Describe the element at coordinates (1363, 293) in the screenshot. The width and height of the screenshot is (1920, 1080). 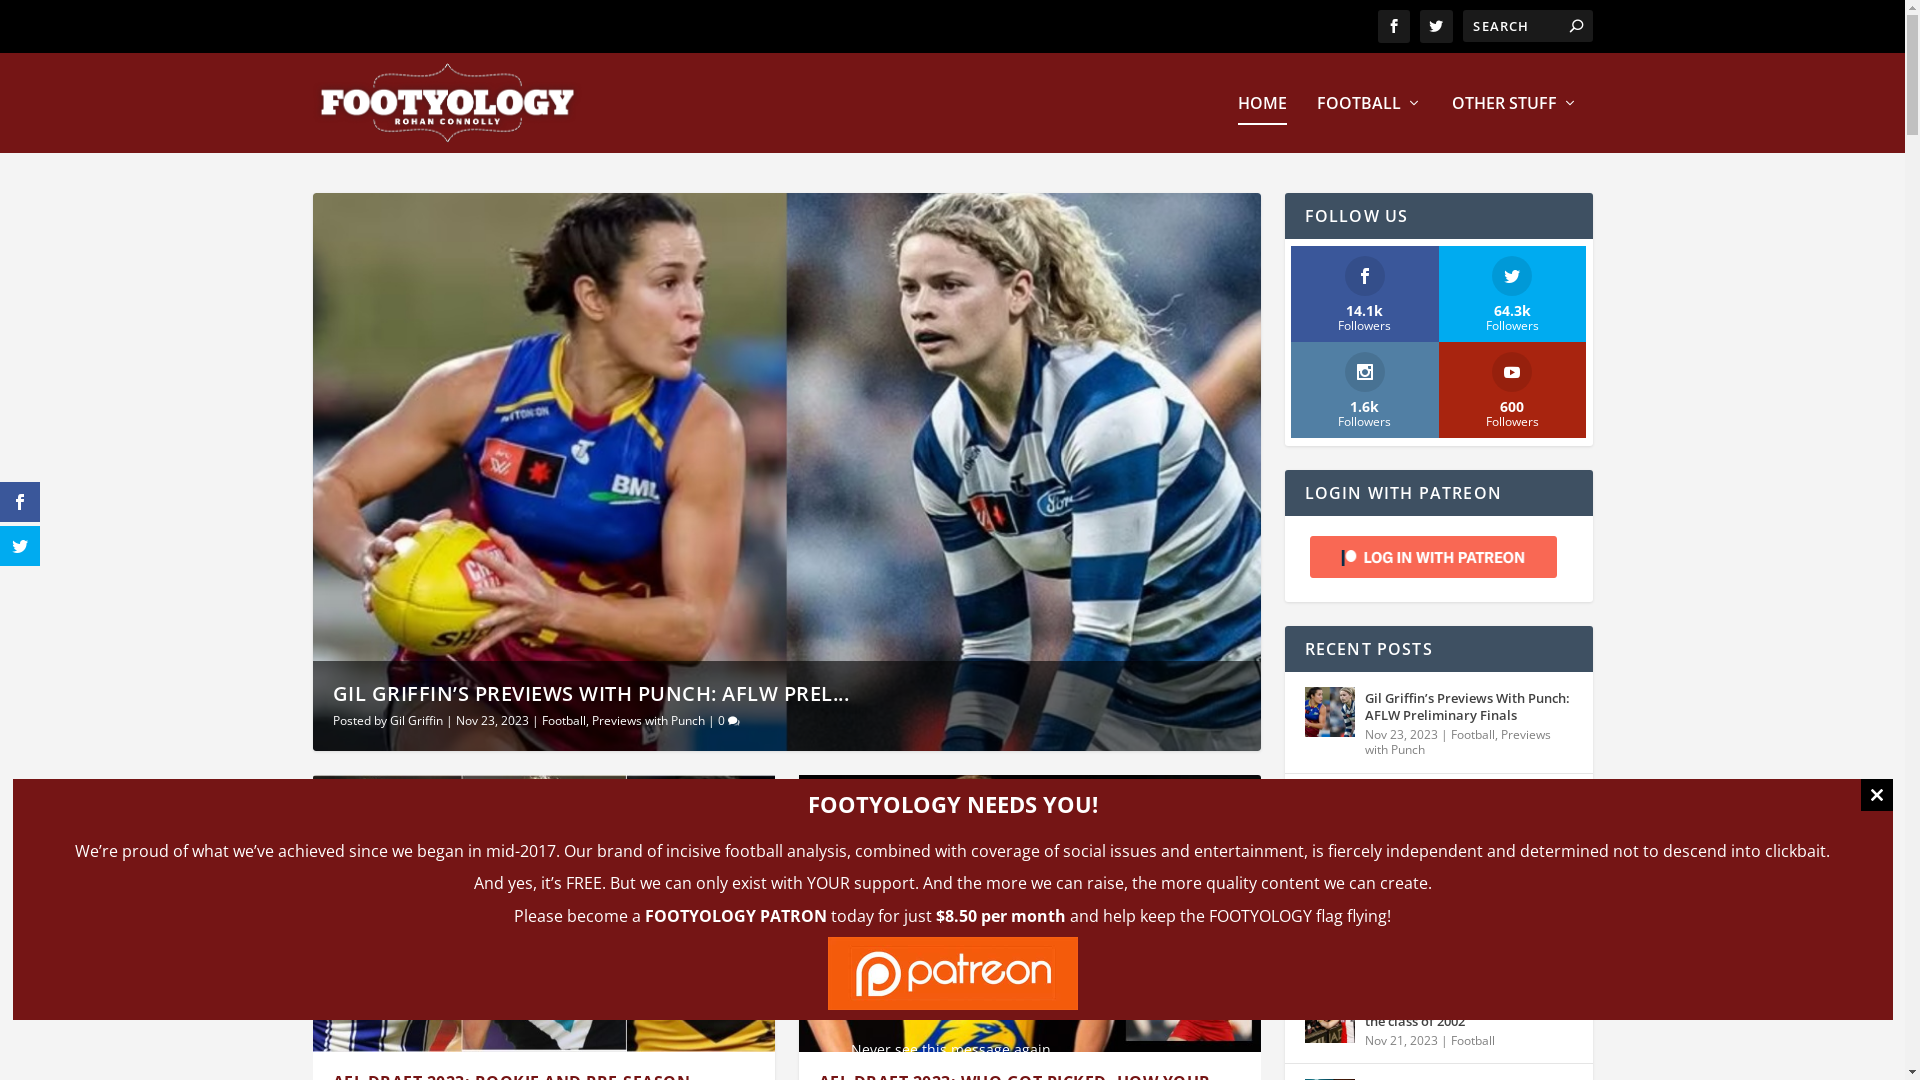
I see `'14.1k` at that location.